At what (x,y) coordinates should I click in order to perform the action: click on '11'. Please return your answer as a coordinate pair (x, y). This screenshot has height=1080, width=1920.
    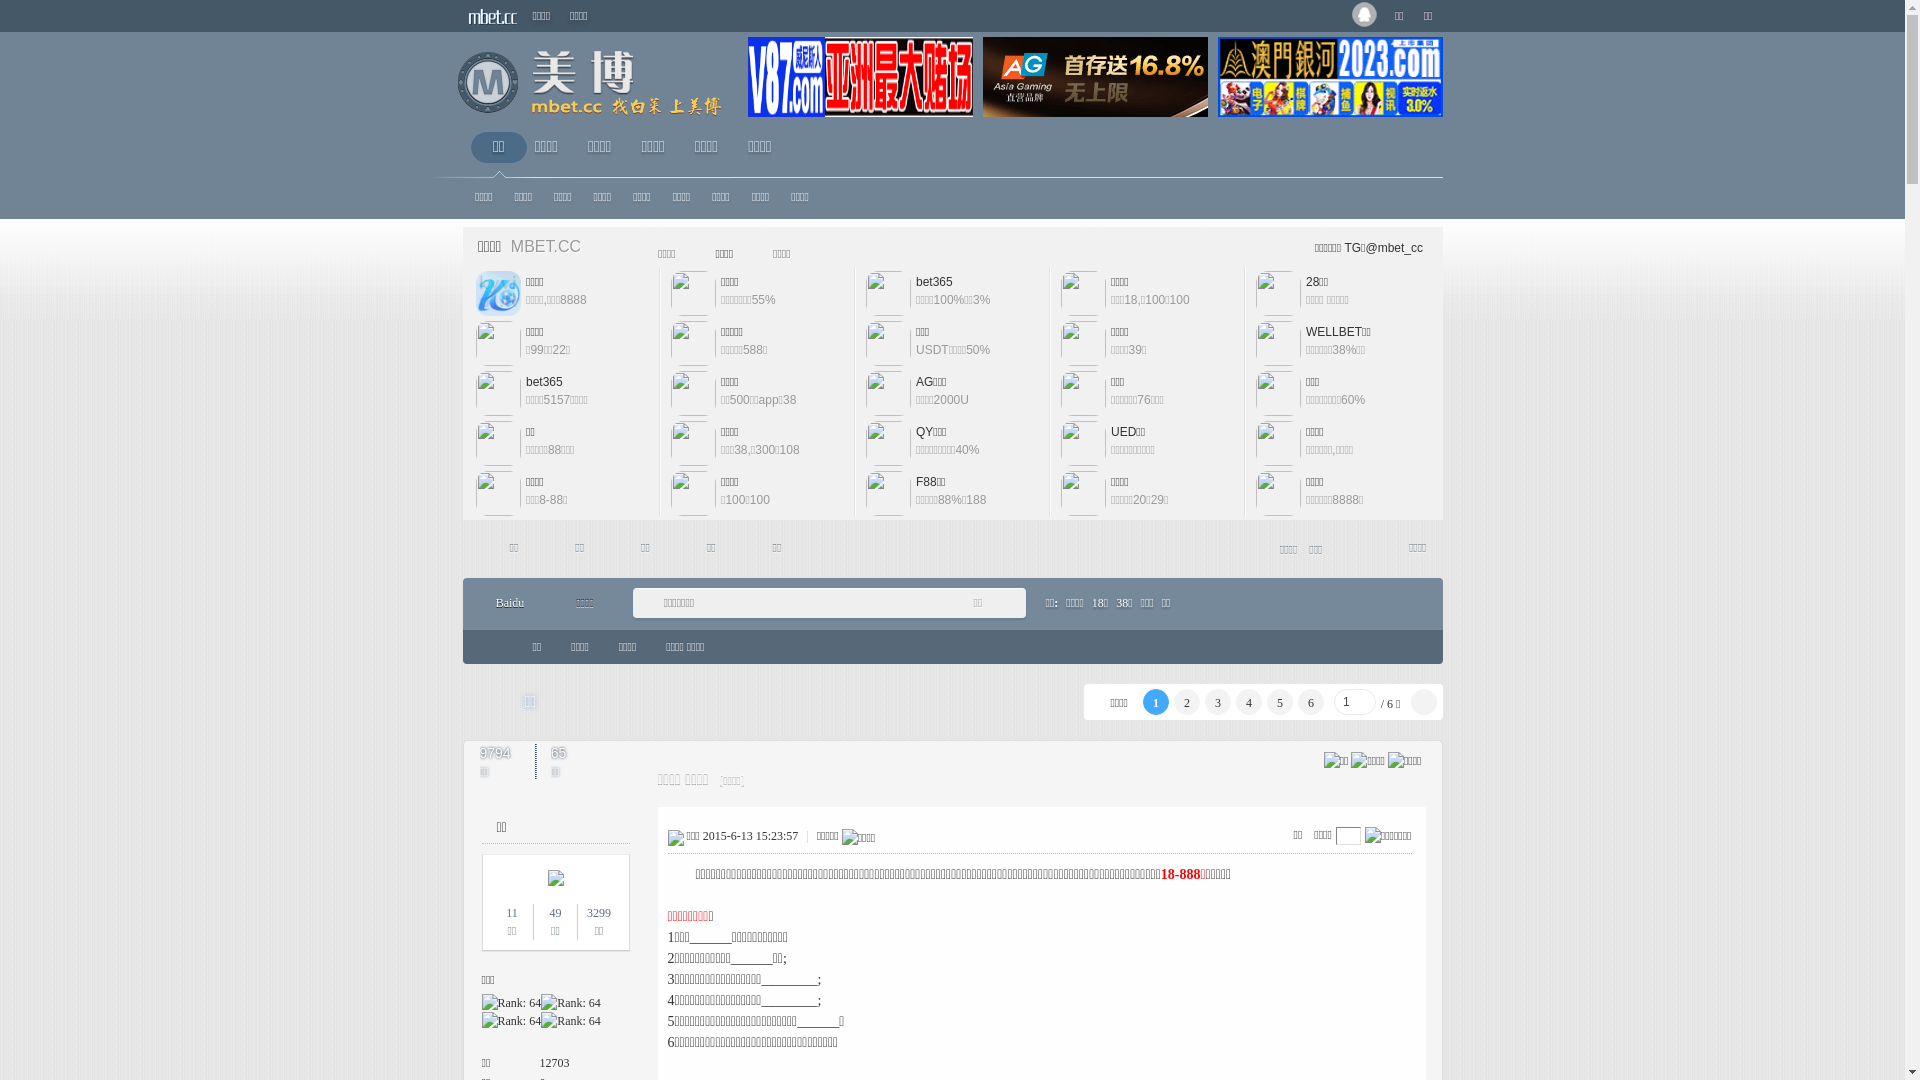
    Looking at the image, I should click on (505, 913).